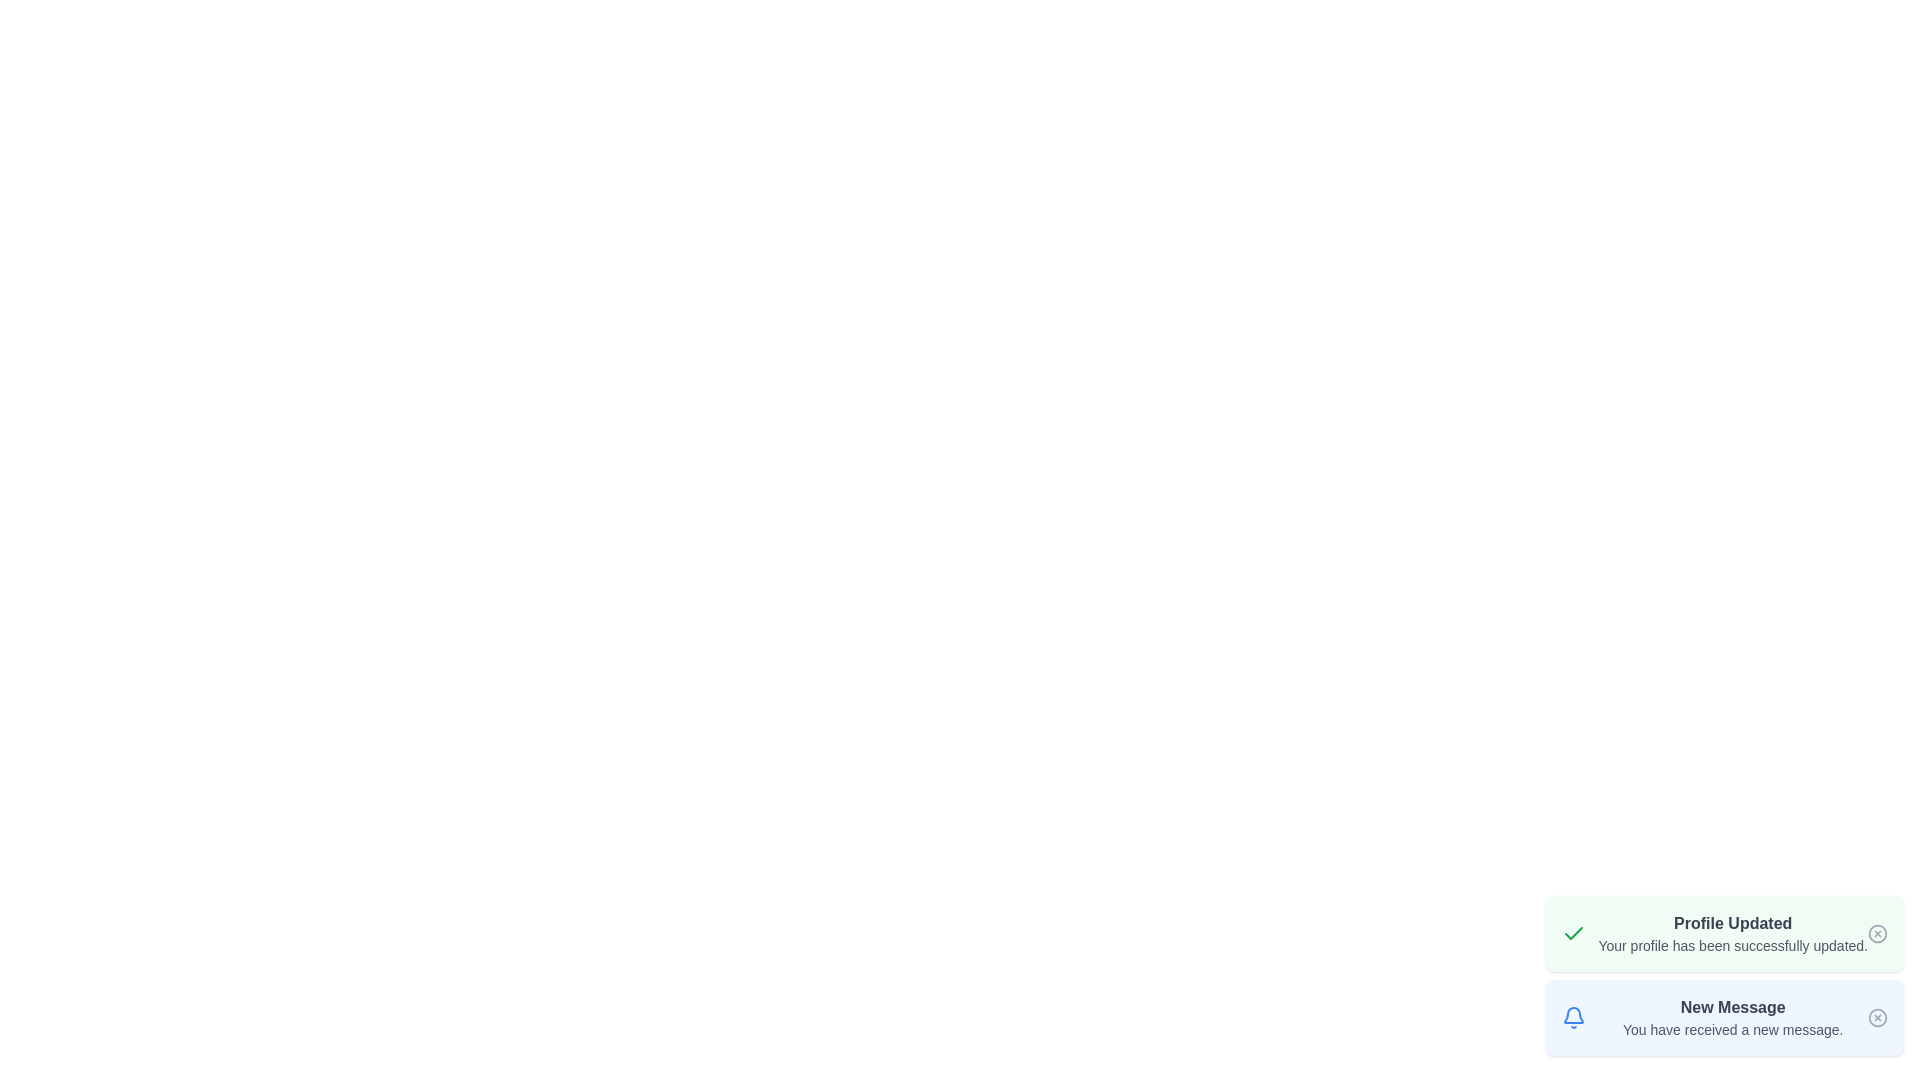 Image resolution: width=1920 pixels, height=1080 pixels. Describe the element at coordinates (1573, 1018) in the screenshot. I see `the notification icon on the panel` at that location.